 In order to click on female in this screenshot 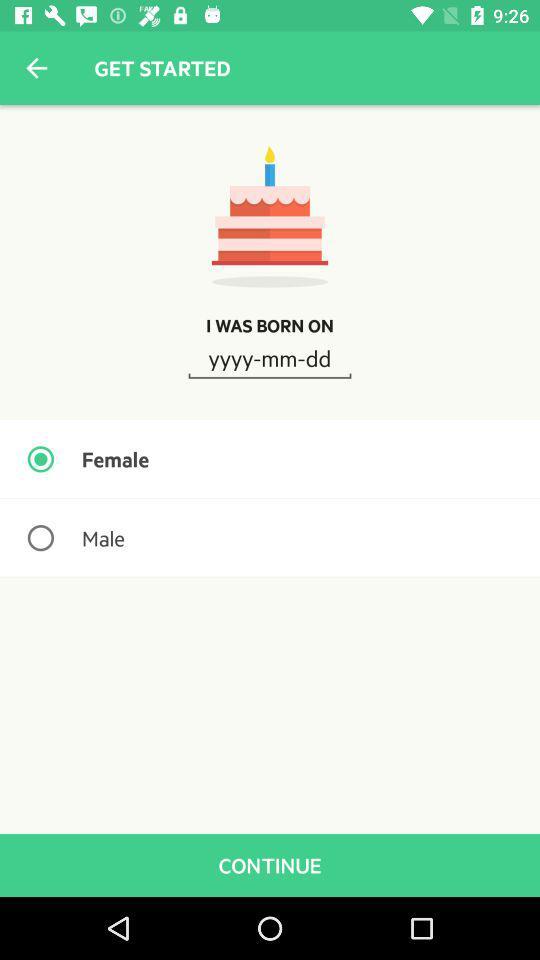, I will do `click(270, 459)`.